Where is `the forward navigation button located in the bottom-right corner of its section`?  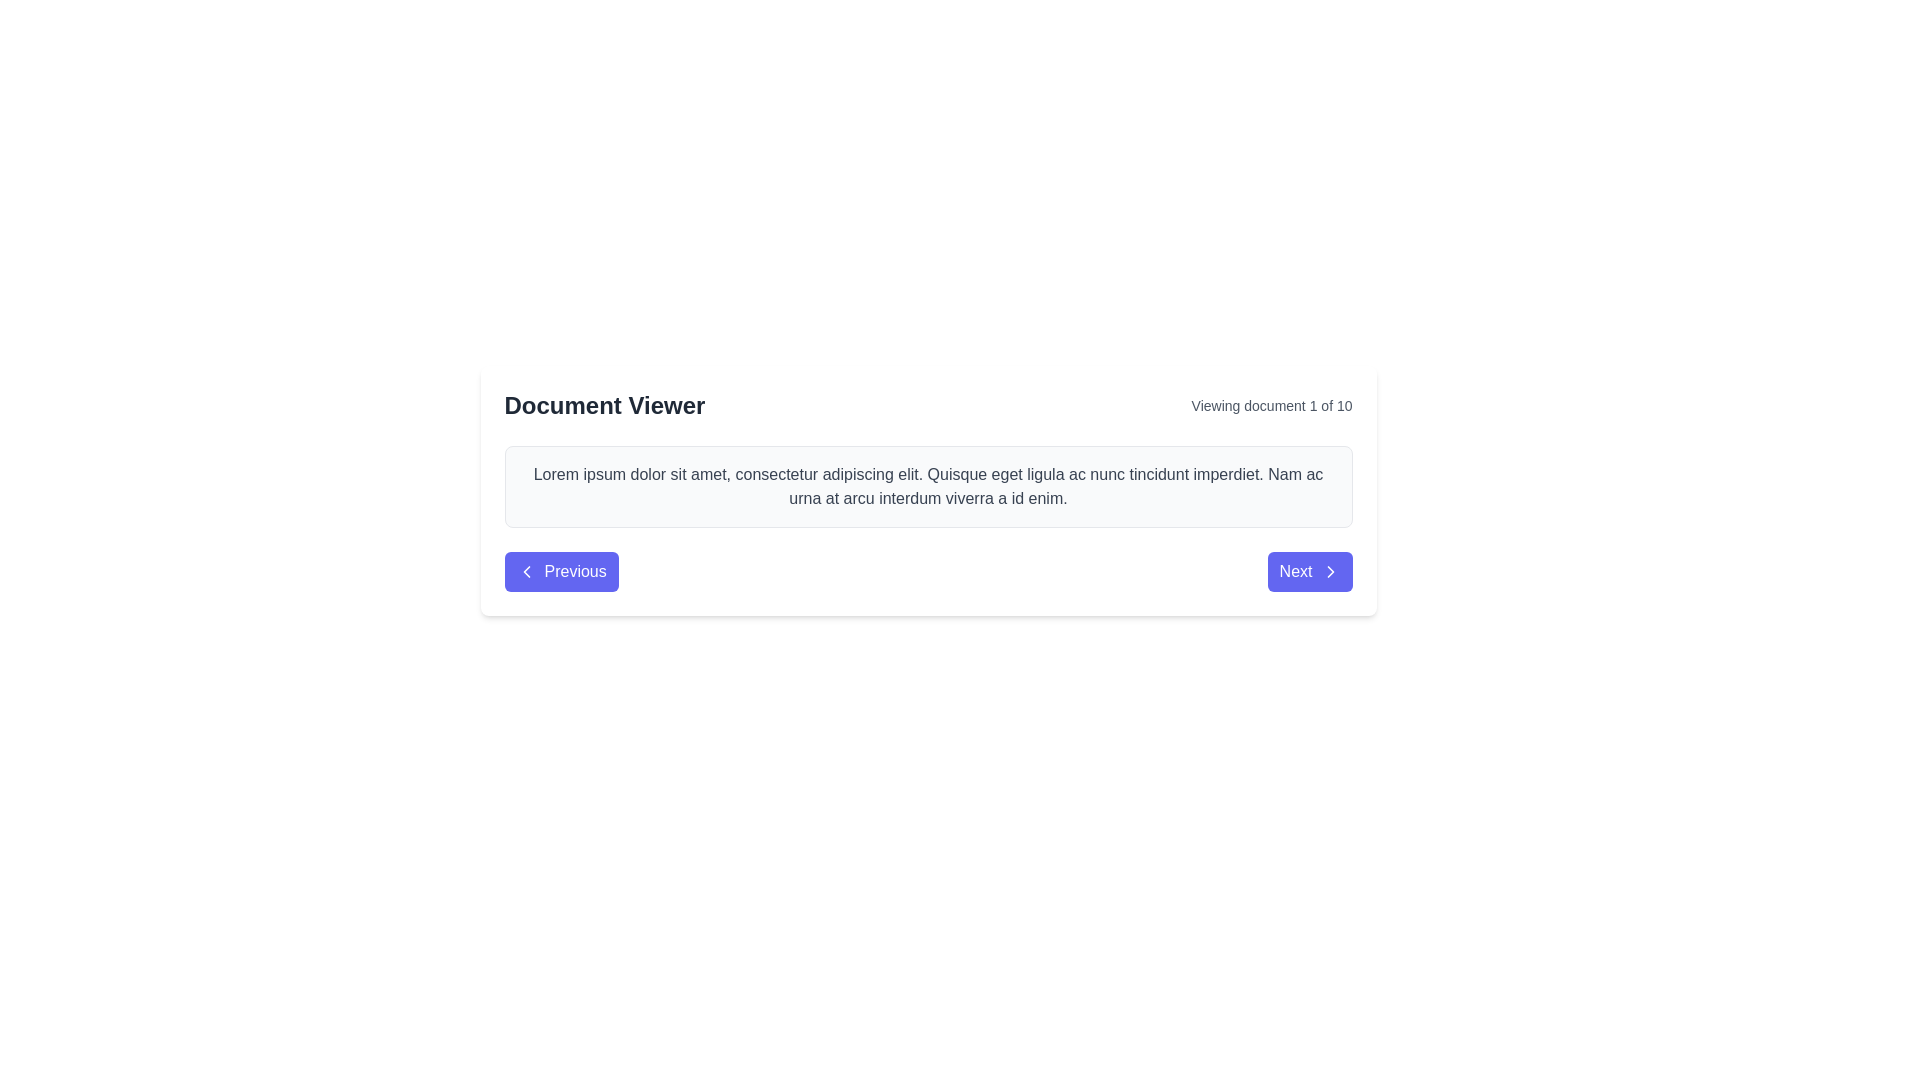 the forward navigation button located in the bottom-right corner of its section is located at coordinates (1310, 571).